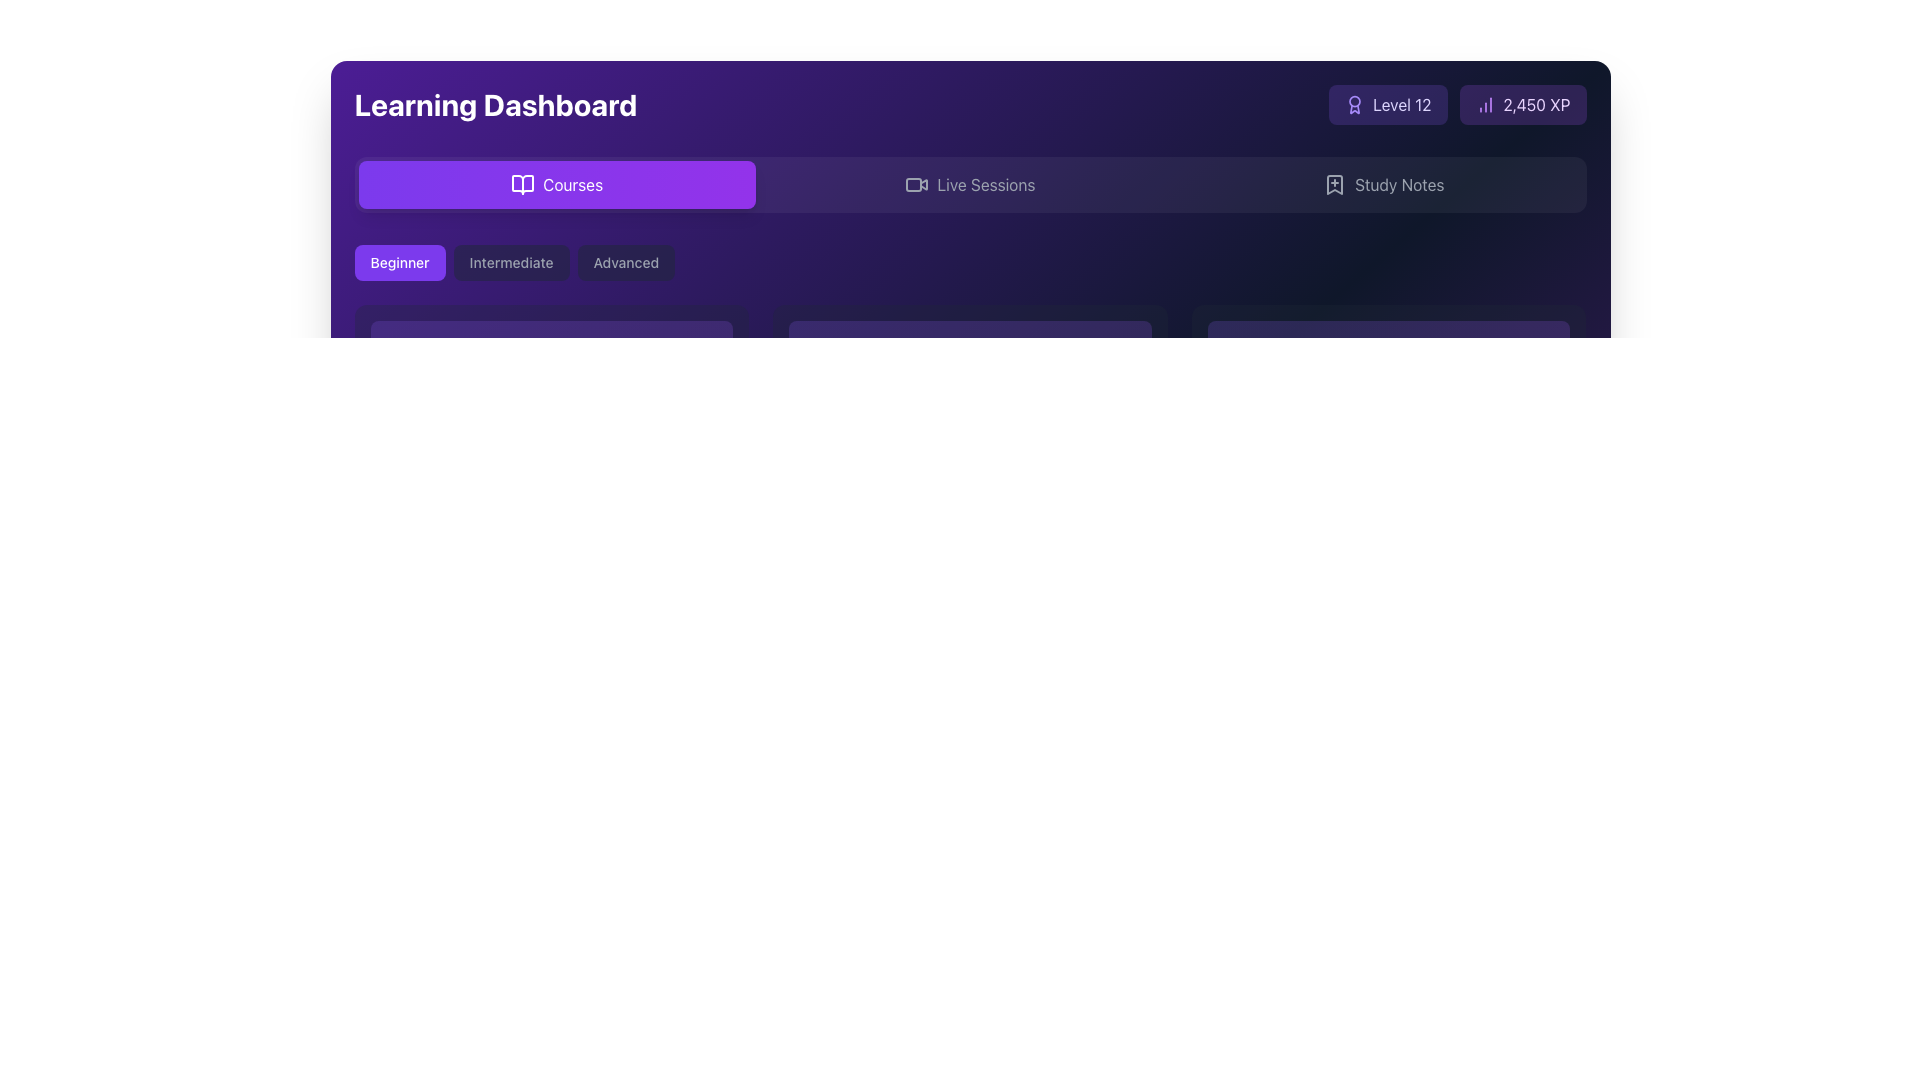 This screenshot has width=1920, height=1080. What do you see at coordinates (495, 104) in the screenshot?
I see `the 'Learning Dashboard' heading, which is a prominent textual title displayed in large, bold, white font against a darker purple background, located at the top-left region of the interface` at bounding box center [495, 104].